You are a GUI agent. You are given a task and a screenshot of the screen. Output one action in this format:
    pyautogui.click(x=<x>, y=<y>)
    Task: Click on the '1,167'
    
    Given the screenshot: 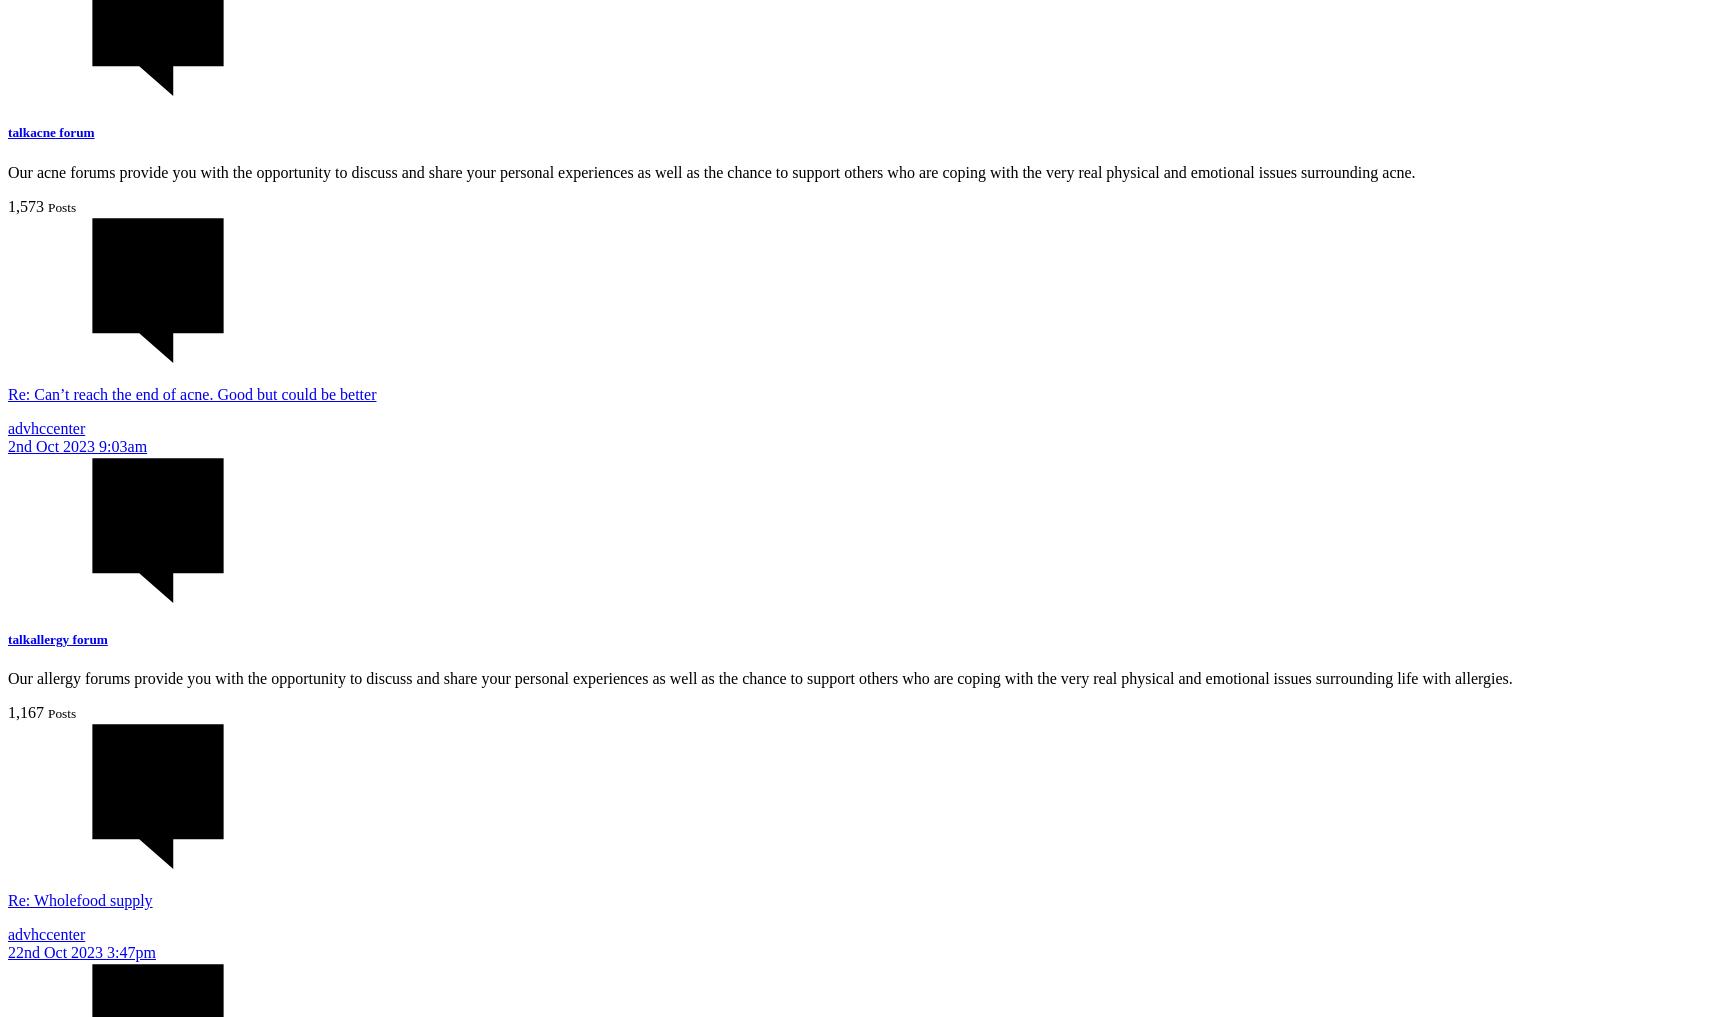 What is the action you would take?
    pyautogui.click(x=26, y=710)
    